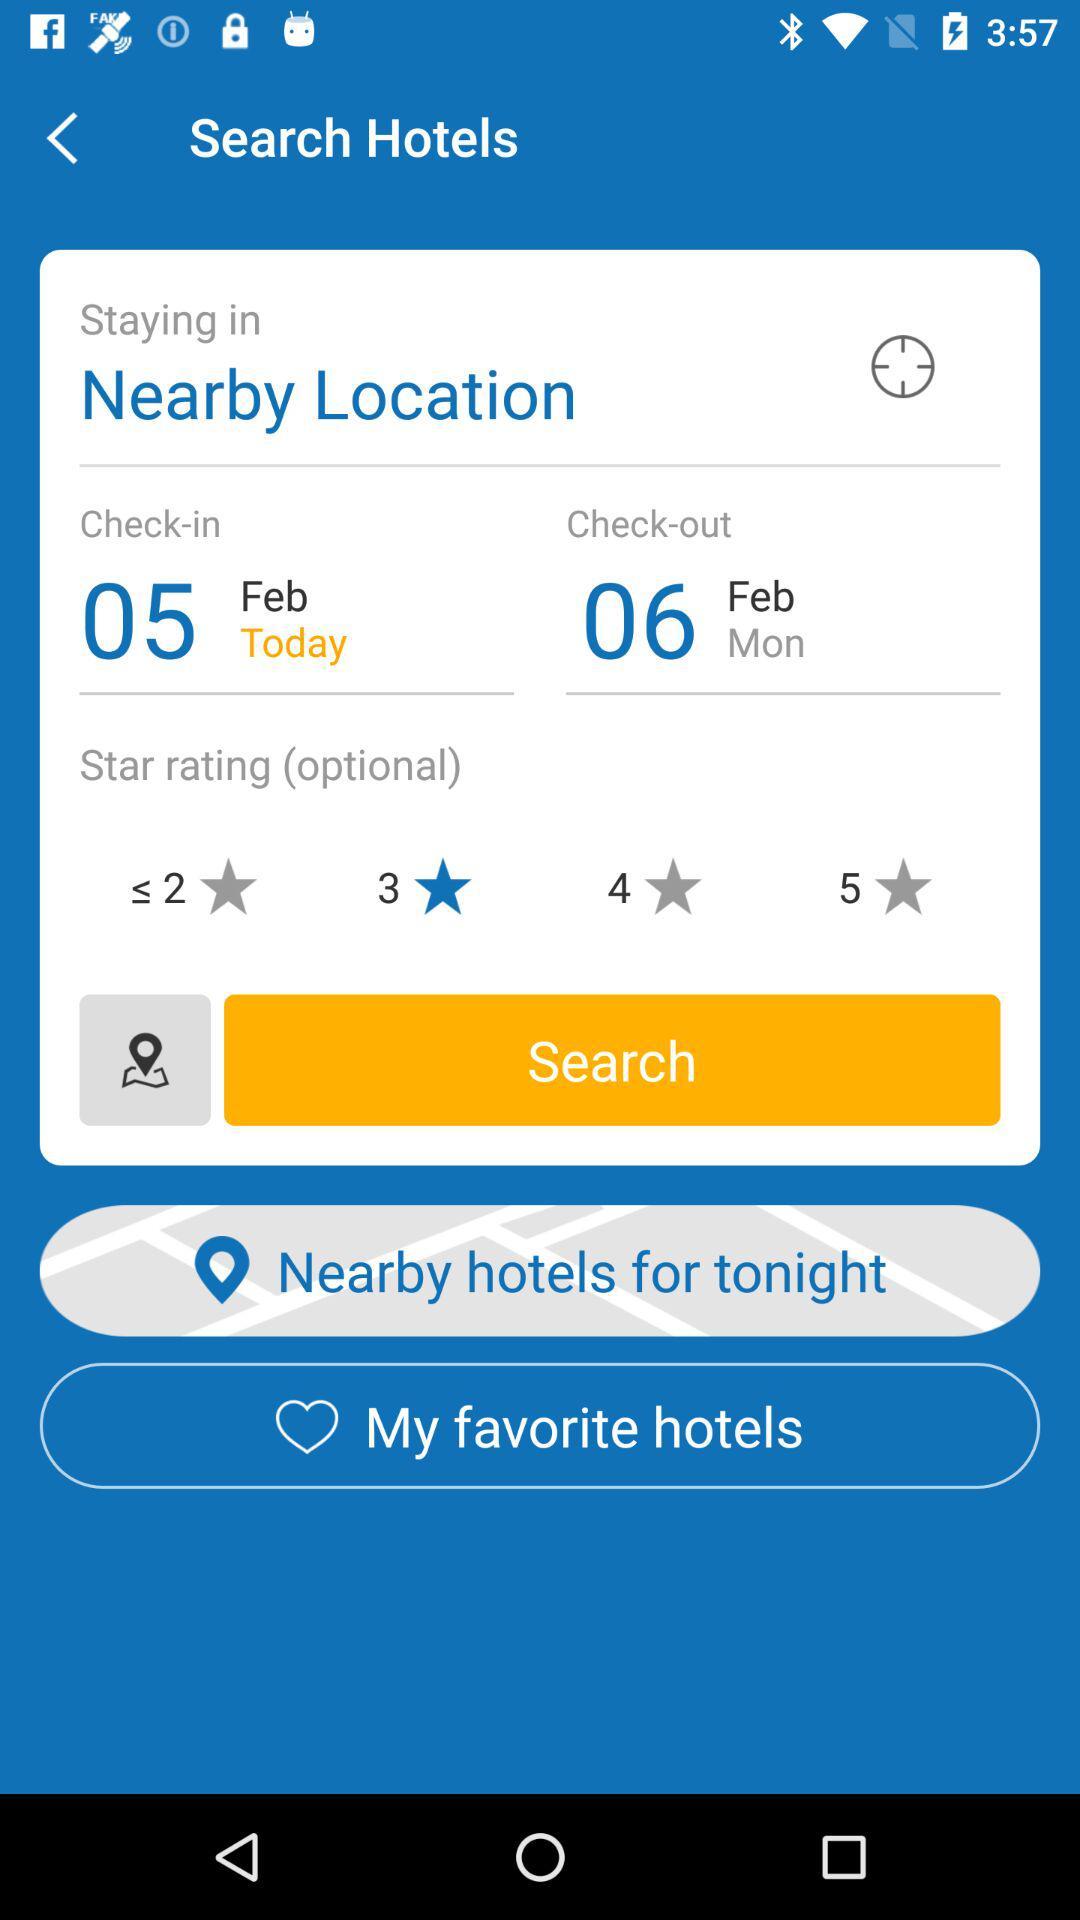 Image resolution: width=1080 pixels, height=1920 pixels. What do you see at coordinates (144, 1059) in the screenshot?
I see `open map` at bounding box center [144, 1059].